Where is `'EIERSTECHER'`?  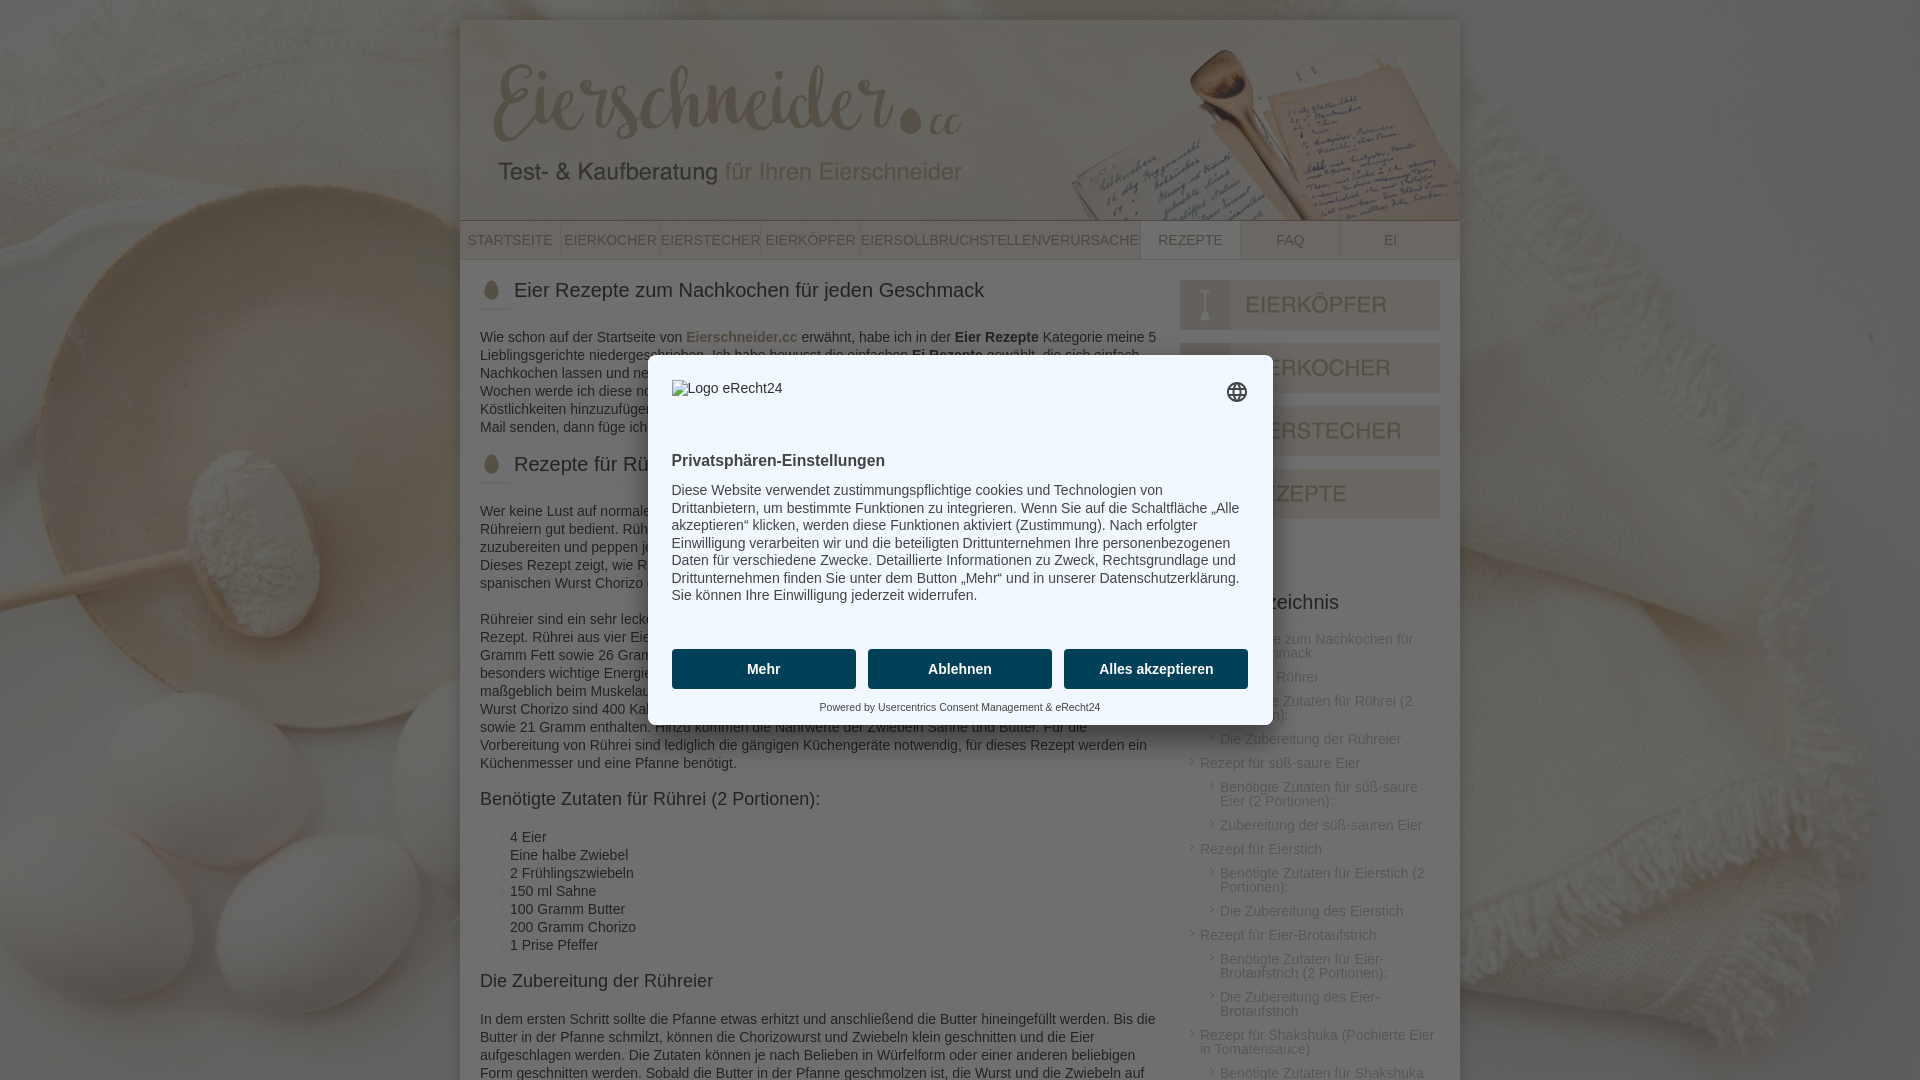
'EIERSTECHER' is located at coordinates (710, 238).